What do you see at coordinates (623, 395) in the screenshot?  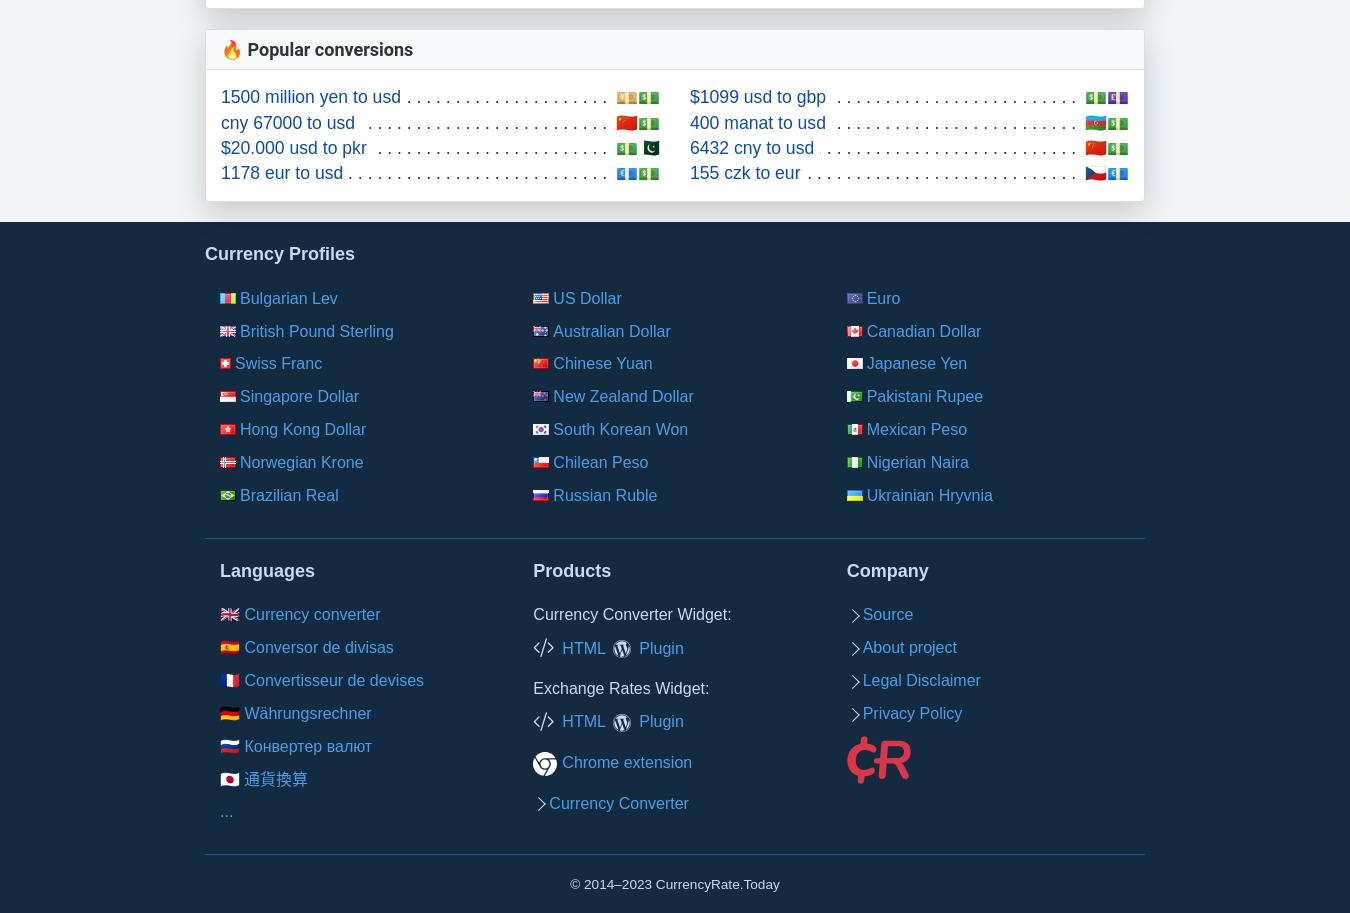 I see `'New Zealand Dollar'` at bounding box center [623, 395].